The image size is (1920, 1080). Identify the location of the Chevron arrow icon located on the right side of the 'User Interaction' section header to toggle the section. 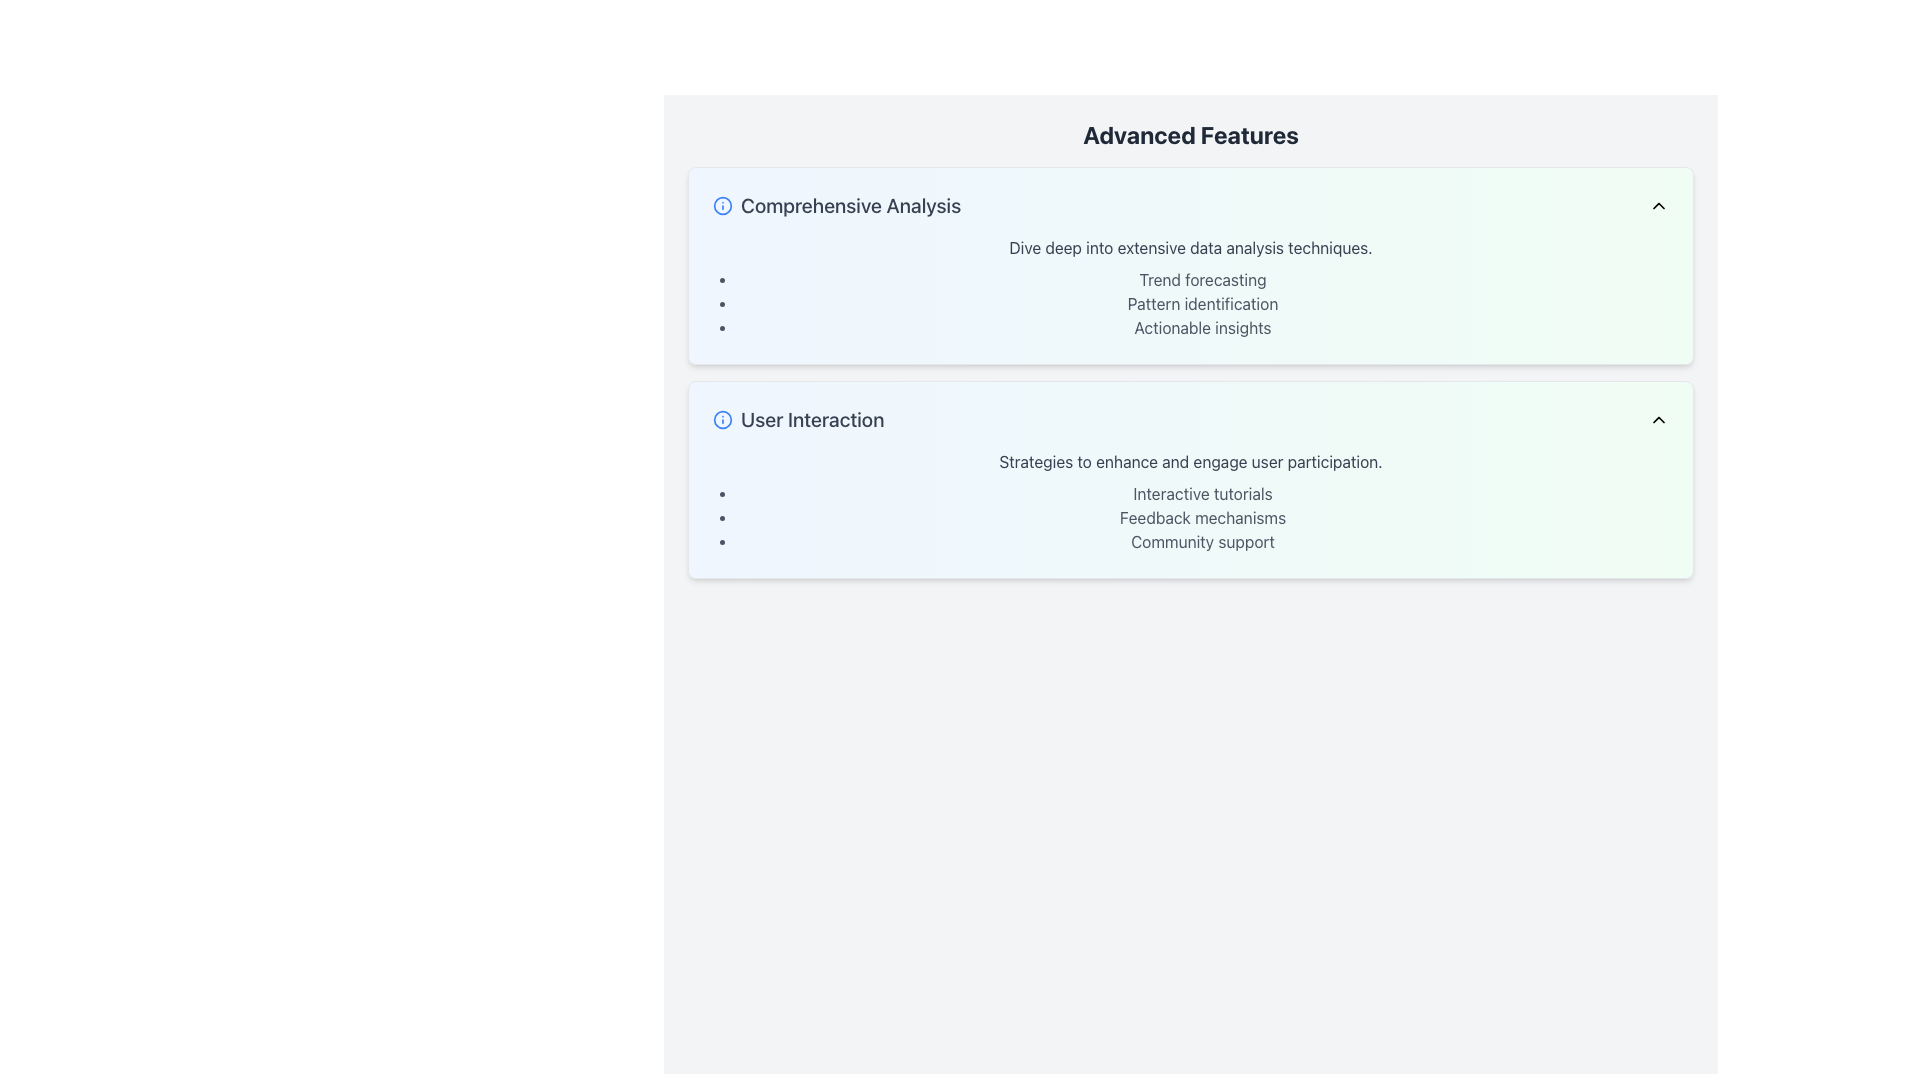
(1659, 419).